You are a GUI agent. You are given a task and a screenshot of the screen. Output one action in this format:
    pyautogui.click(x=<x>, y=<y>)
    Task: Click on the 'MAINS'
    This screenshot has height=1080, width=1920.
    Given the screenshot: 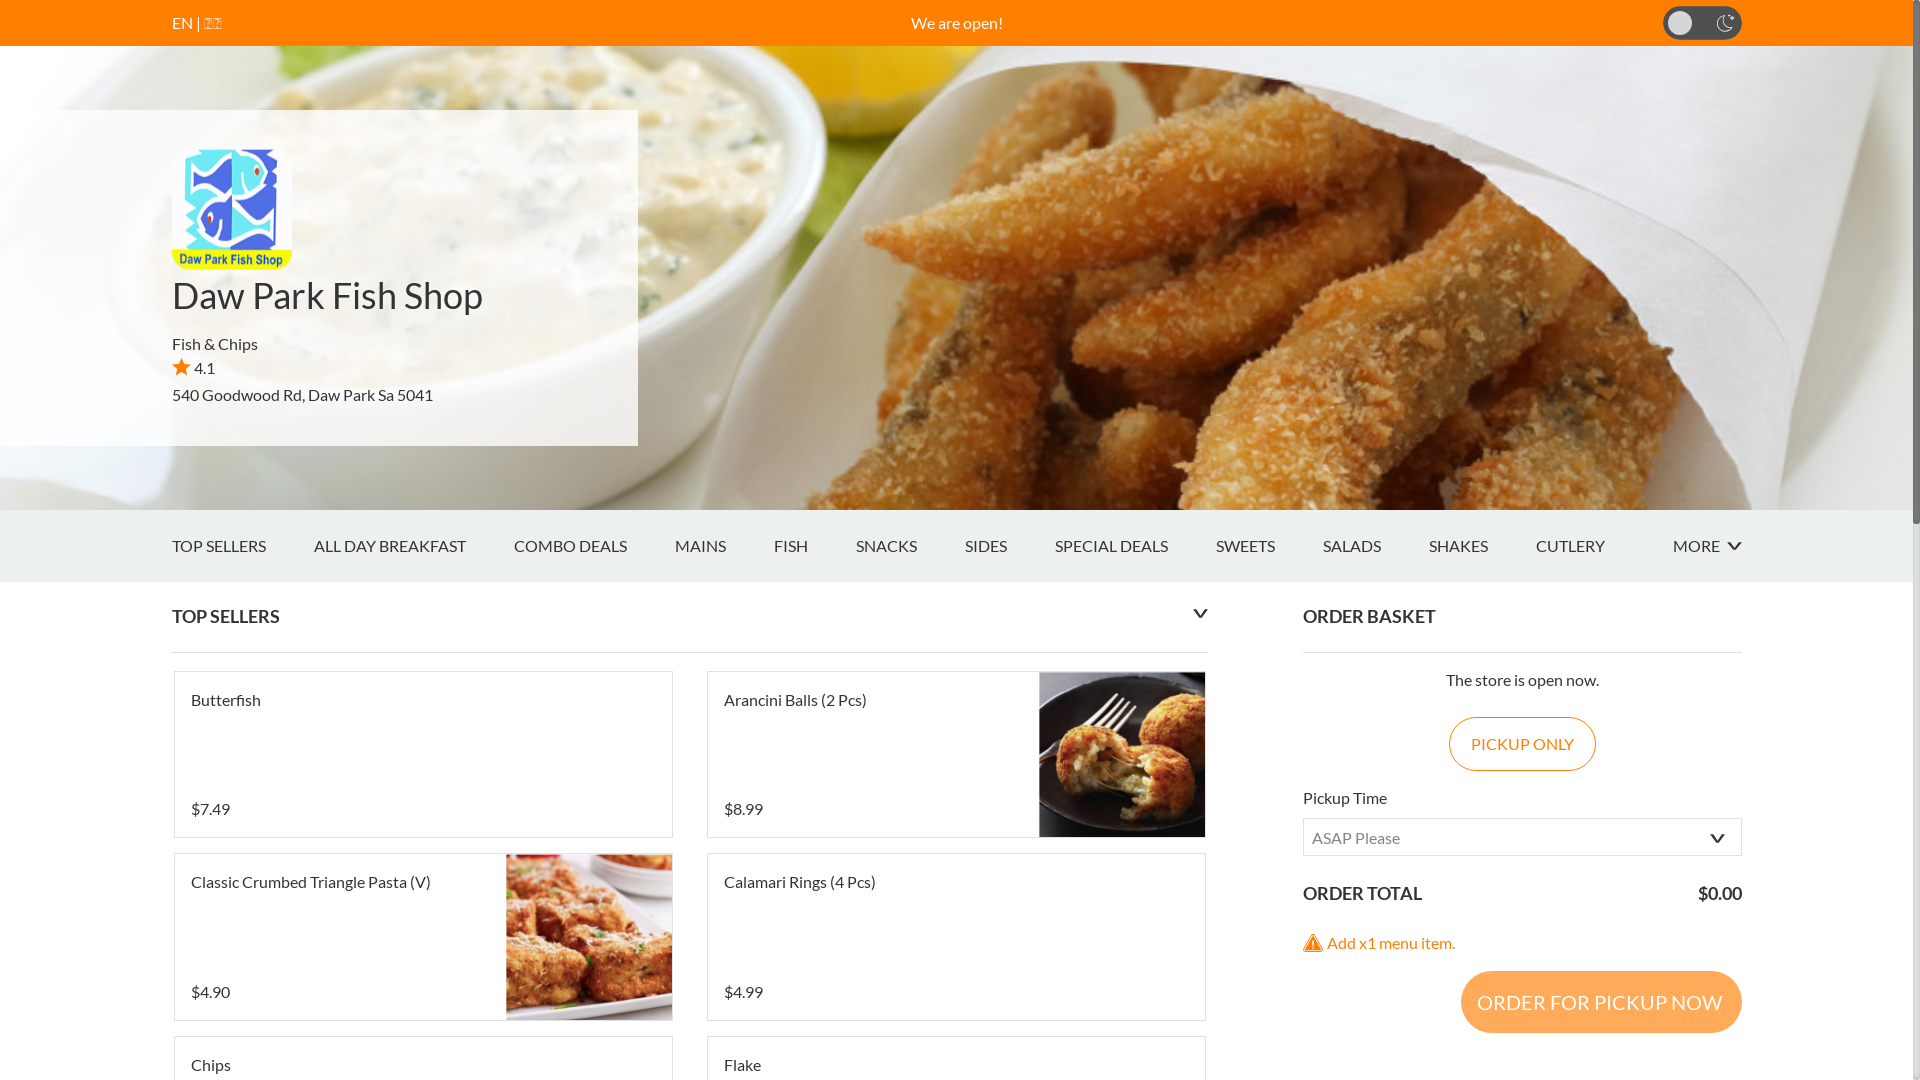 What is the action you would take?
    pyautogui.click(x=722, y=546)
    